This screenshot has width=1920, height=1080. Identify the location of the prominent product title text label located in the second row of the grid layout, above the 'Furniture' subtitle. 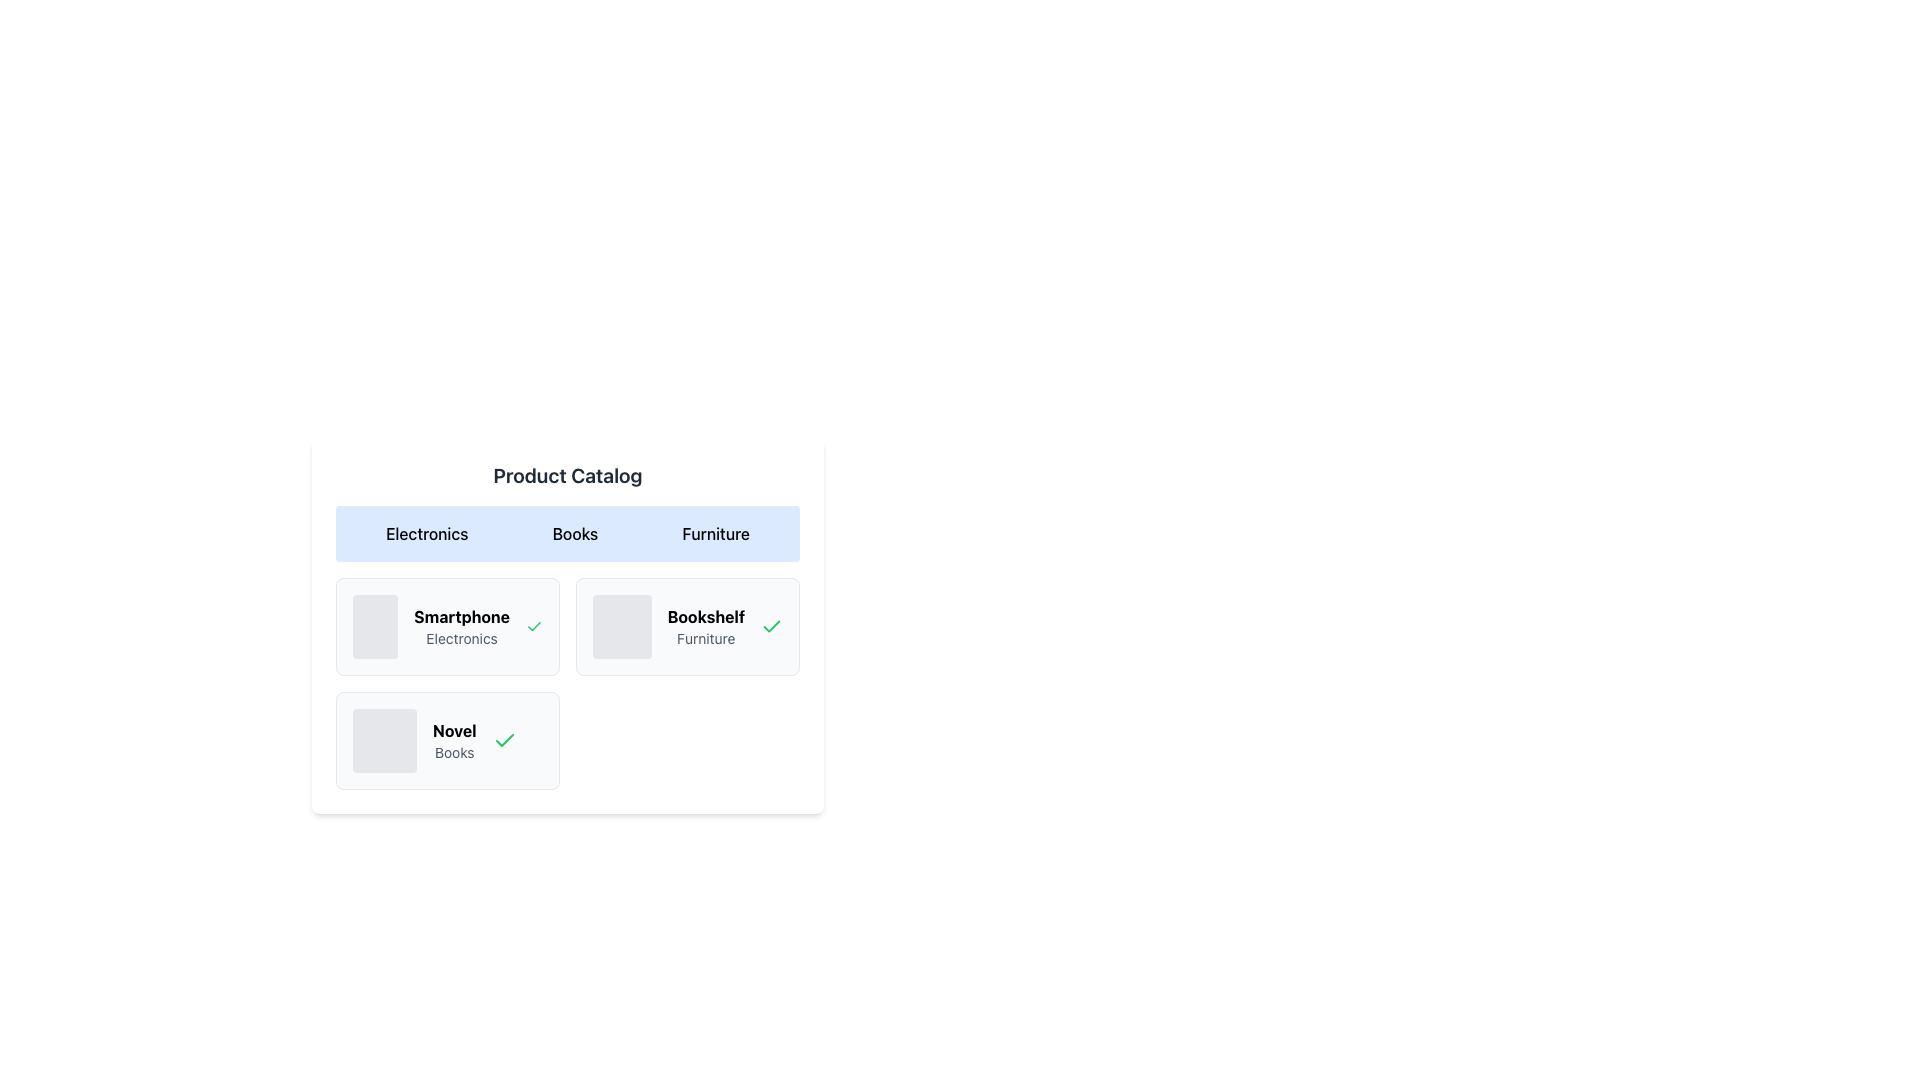
(706, 616).